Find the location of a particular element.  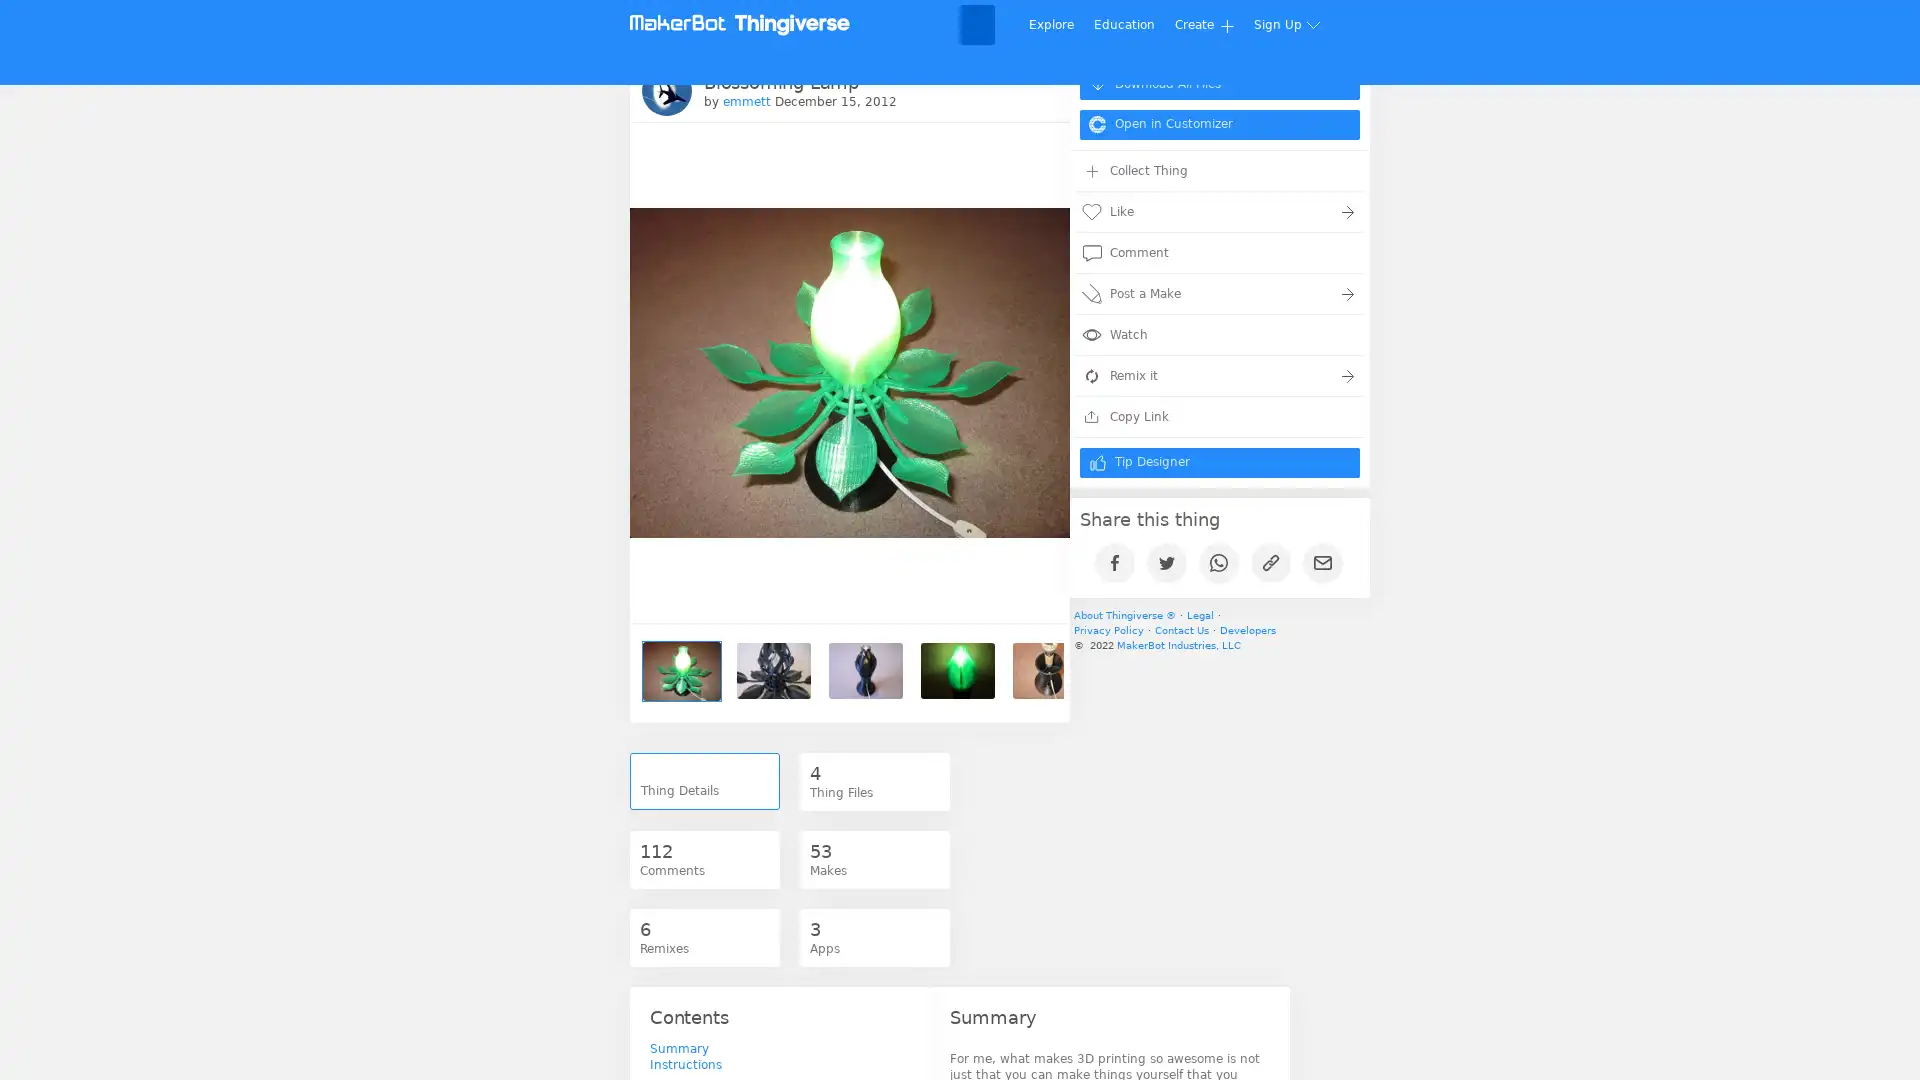

slide item 3 is located at coordinates (865, 670).